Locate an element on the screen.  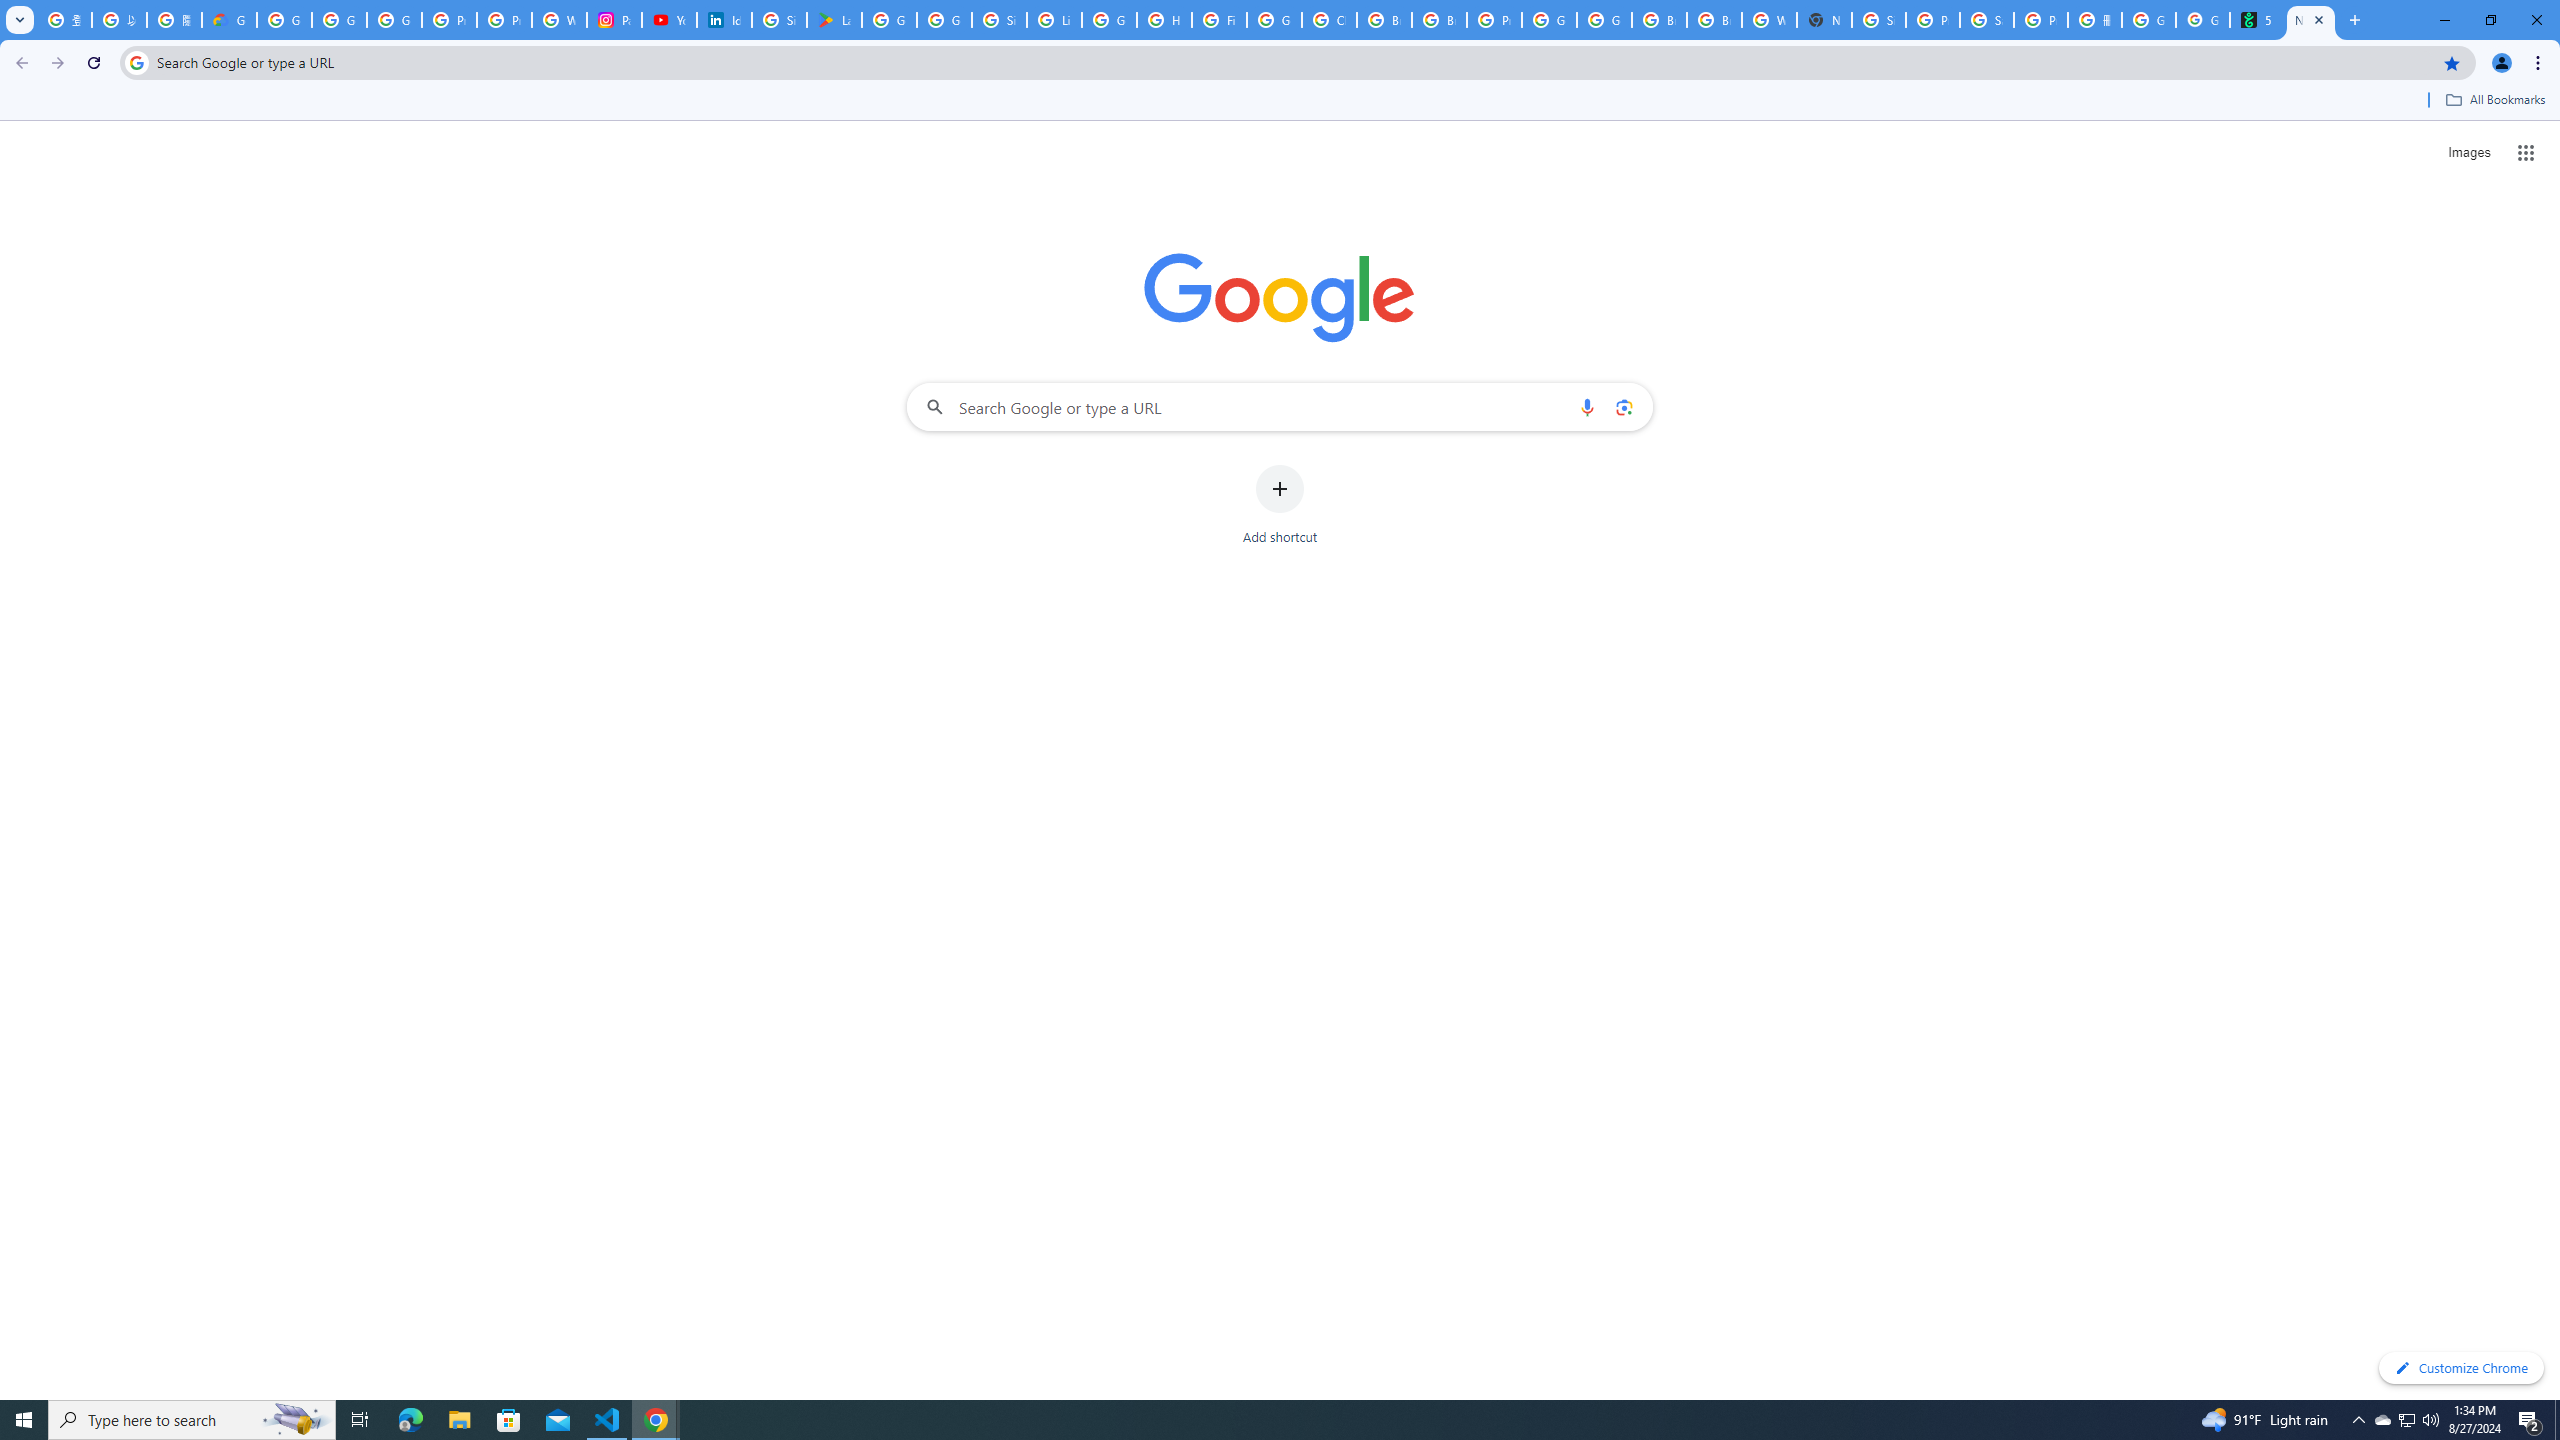
'YouTube Culture & Trends - On The Rise: Handcam Videos' is located at coordinates (668, 19).